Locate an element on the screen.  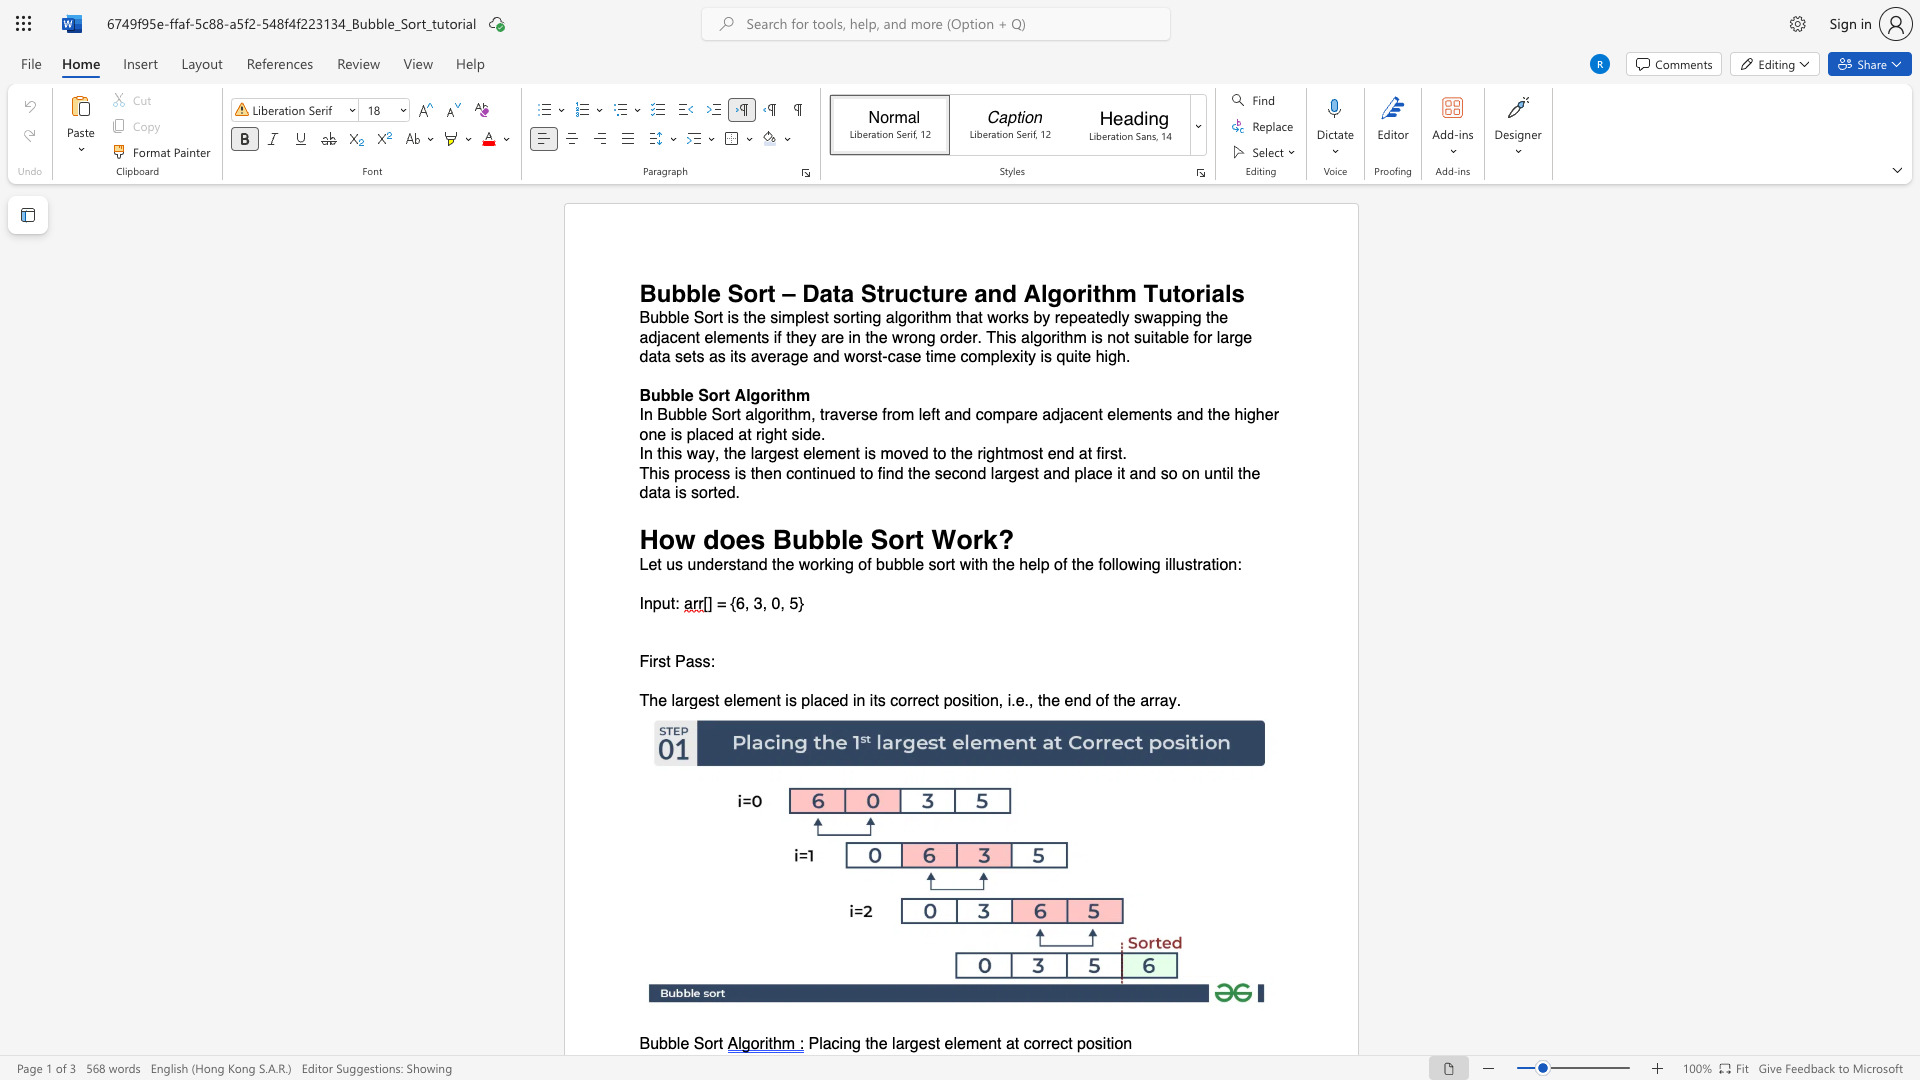
the subset text "ort – Data Structure and" within the text "Bubble Sort – Data Structure and Algorithm Tutorials" is located at coordinates (742, 293).